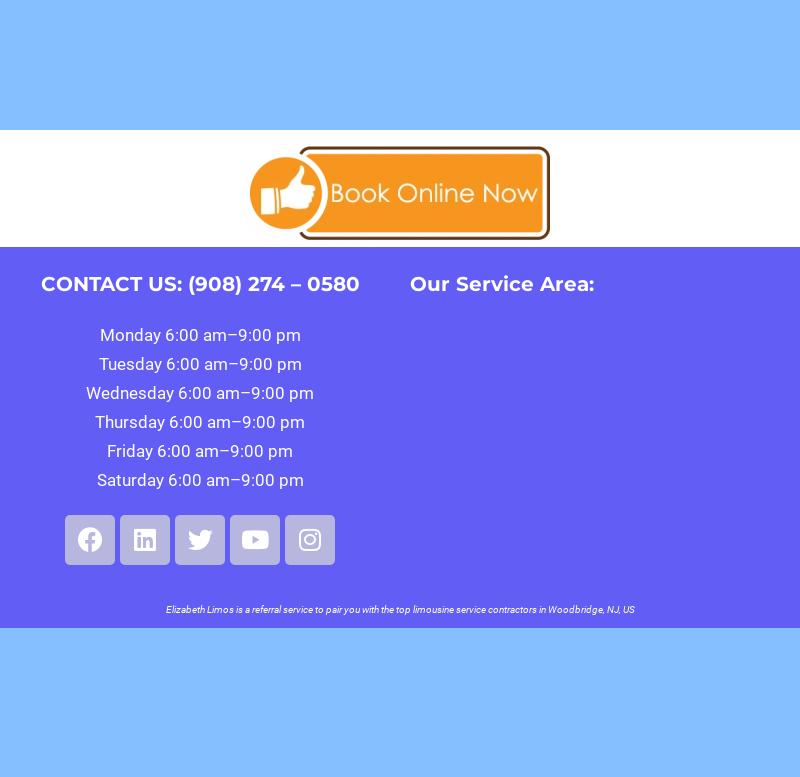 This screenshot has width=800, height=777. Describe the element at coordinates (112, 282) in the screenshot. I see `'CONTACT US:'` at that location.